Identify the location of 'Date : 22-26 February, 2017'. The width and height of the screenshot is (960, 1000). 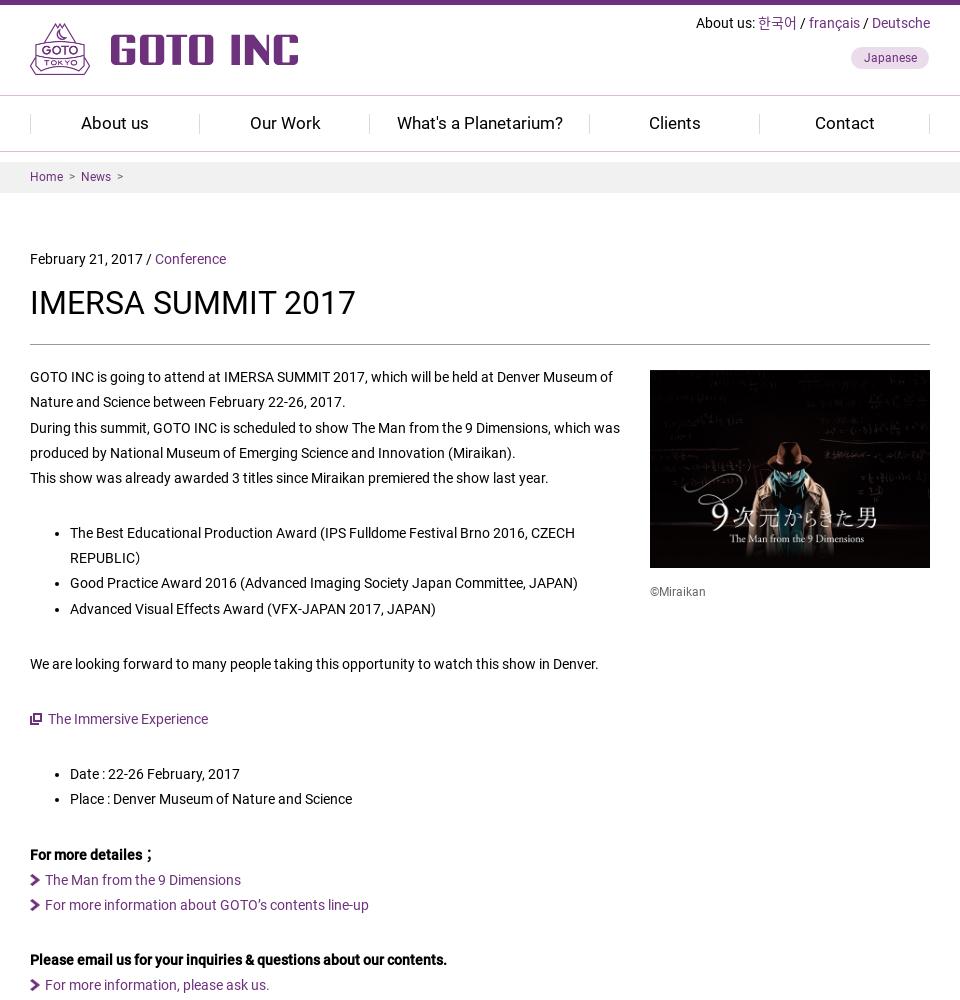
(69, 774).